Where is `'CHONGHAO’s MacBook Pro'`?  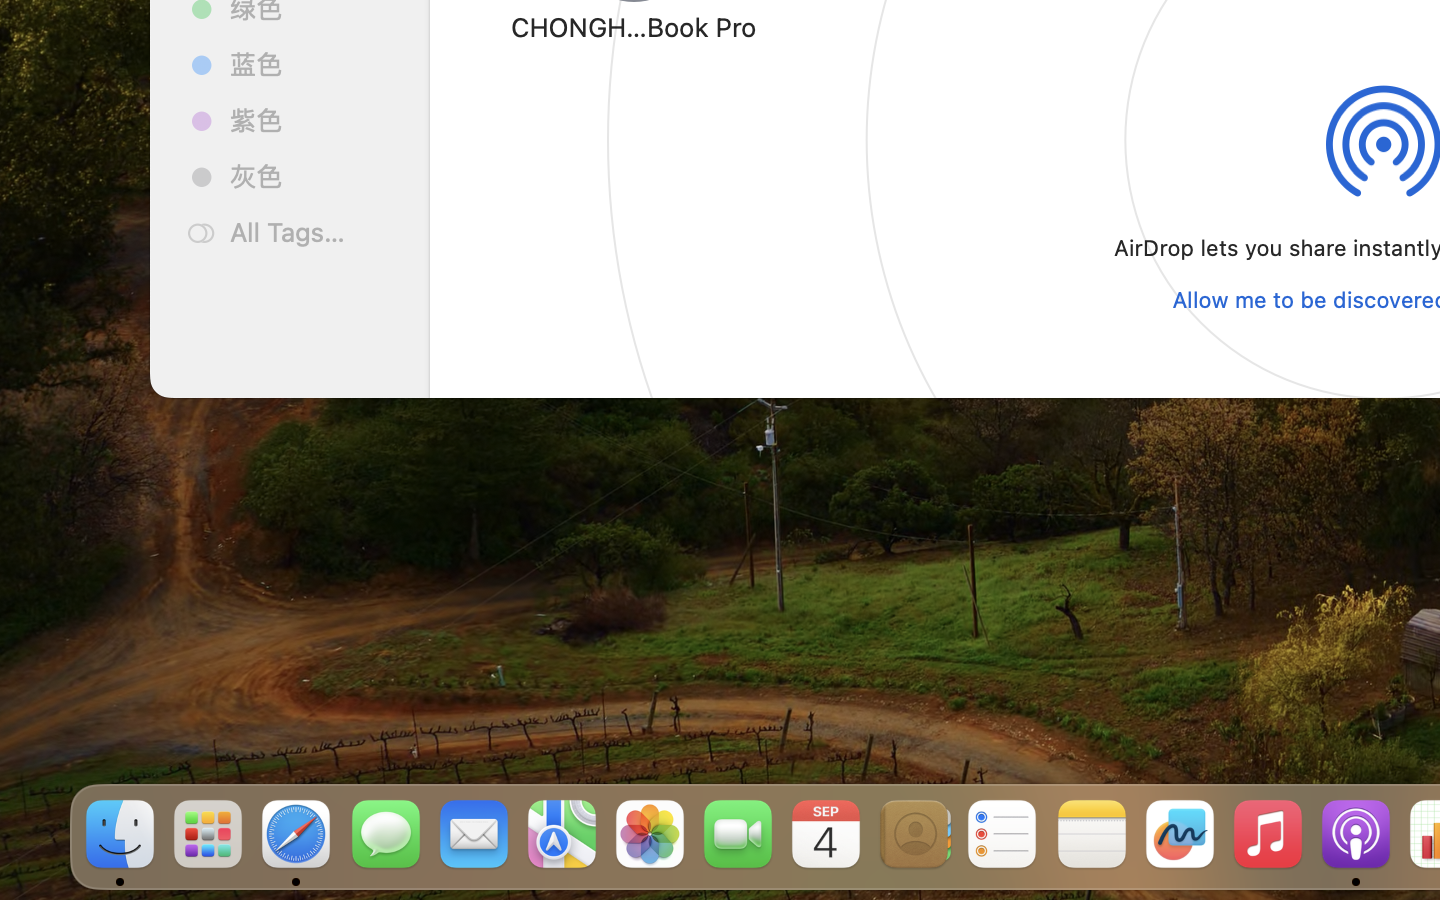 'CHONGHAO’s MacBook Pro' is located at coordinates (633, 25).